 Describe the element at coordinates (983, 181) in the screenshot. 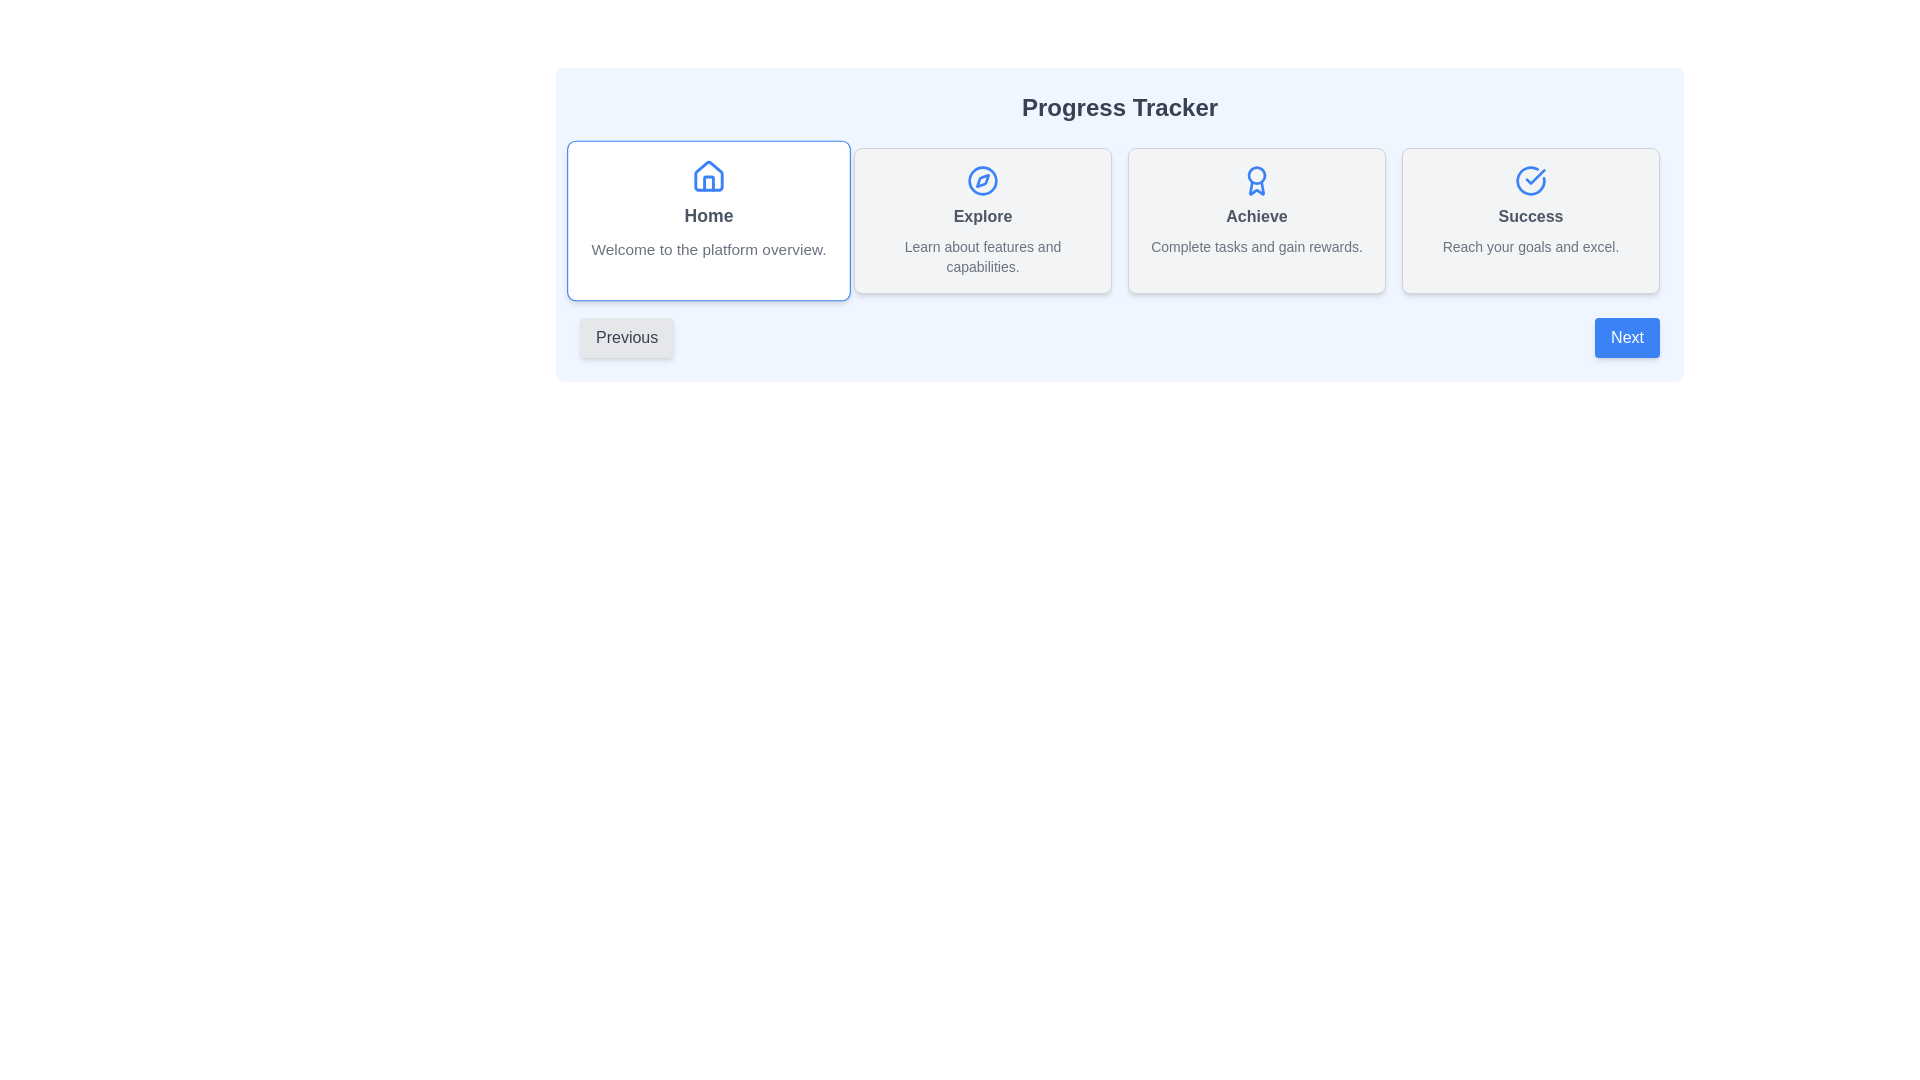

I see `the SVG Circle representing the compass in the 'Explore' card, which is the second card from the left in the 'Progress Tracker' section` at that location.